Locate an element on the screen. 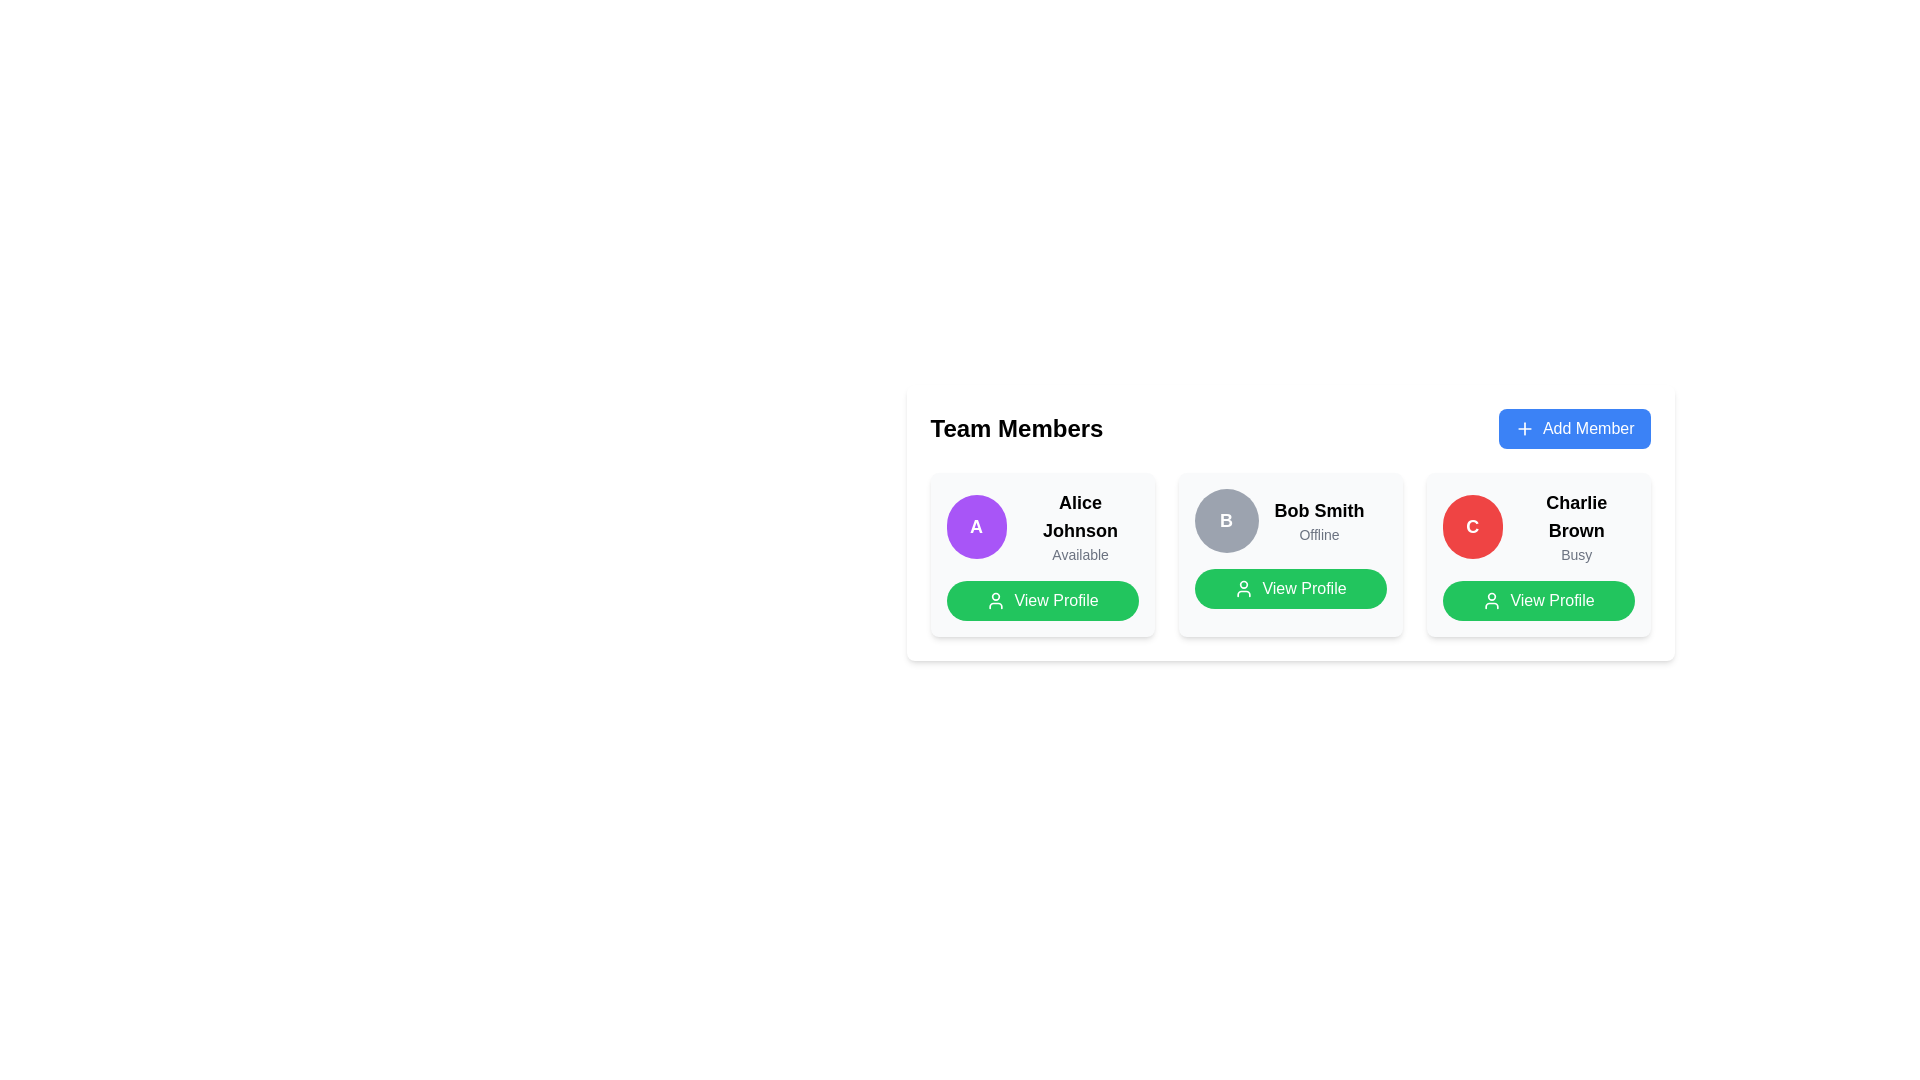 This screenshot has height=1080, width=1920. the 'Add Member' button, which is a rectangular button with rounded corners, vibrant blue background, white text, and a plus sign icon, located at the top right corner of the 'Team Members' section is located at coordinates (1573, 427).